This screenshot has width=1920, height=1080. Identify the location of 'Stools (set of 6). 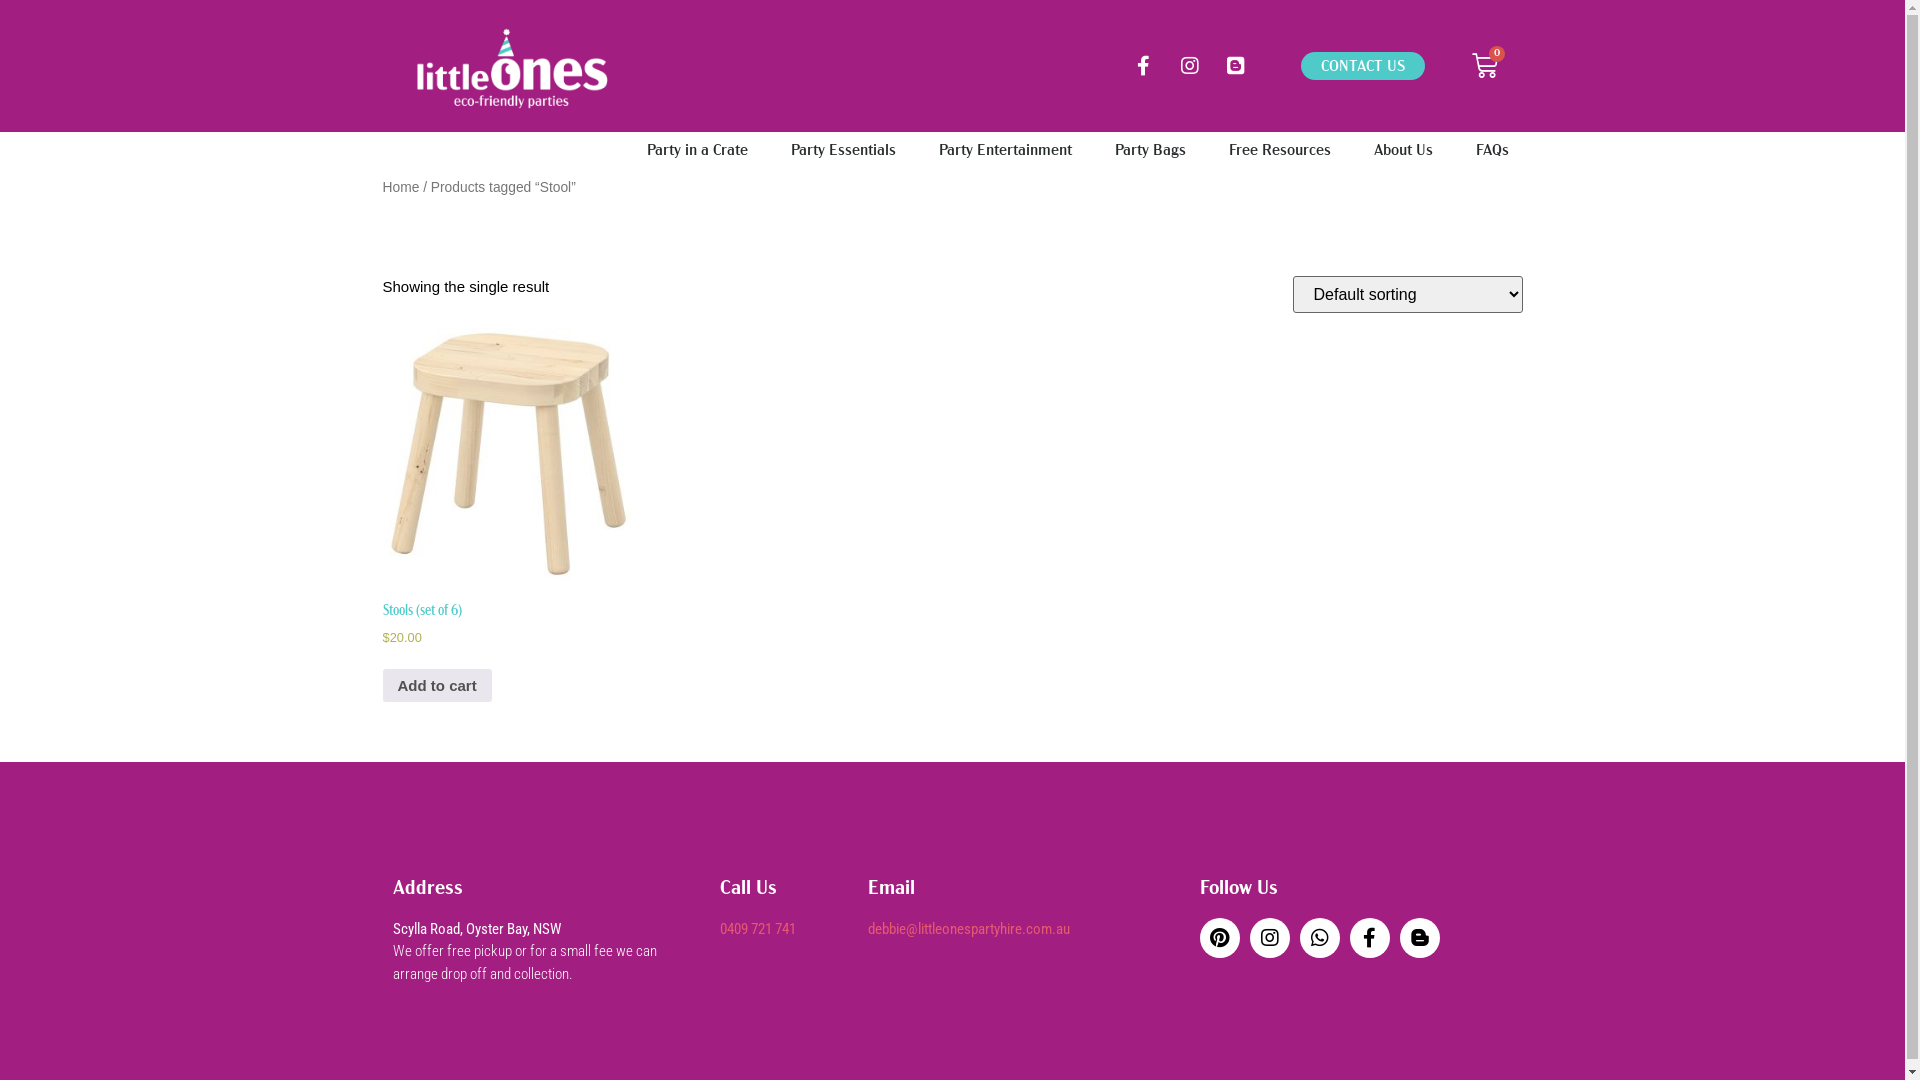
(507, 509).